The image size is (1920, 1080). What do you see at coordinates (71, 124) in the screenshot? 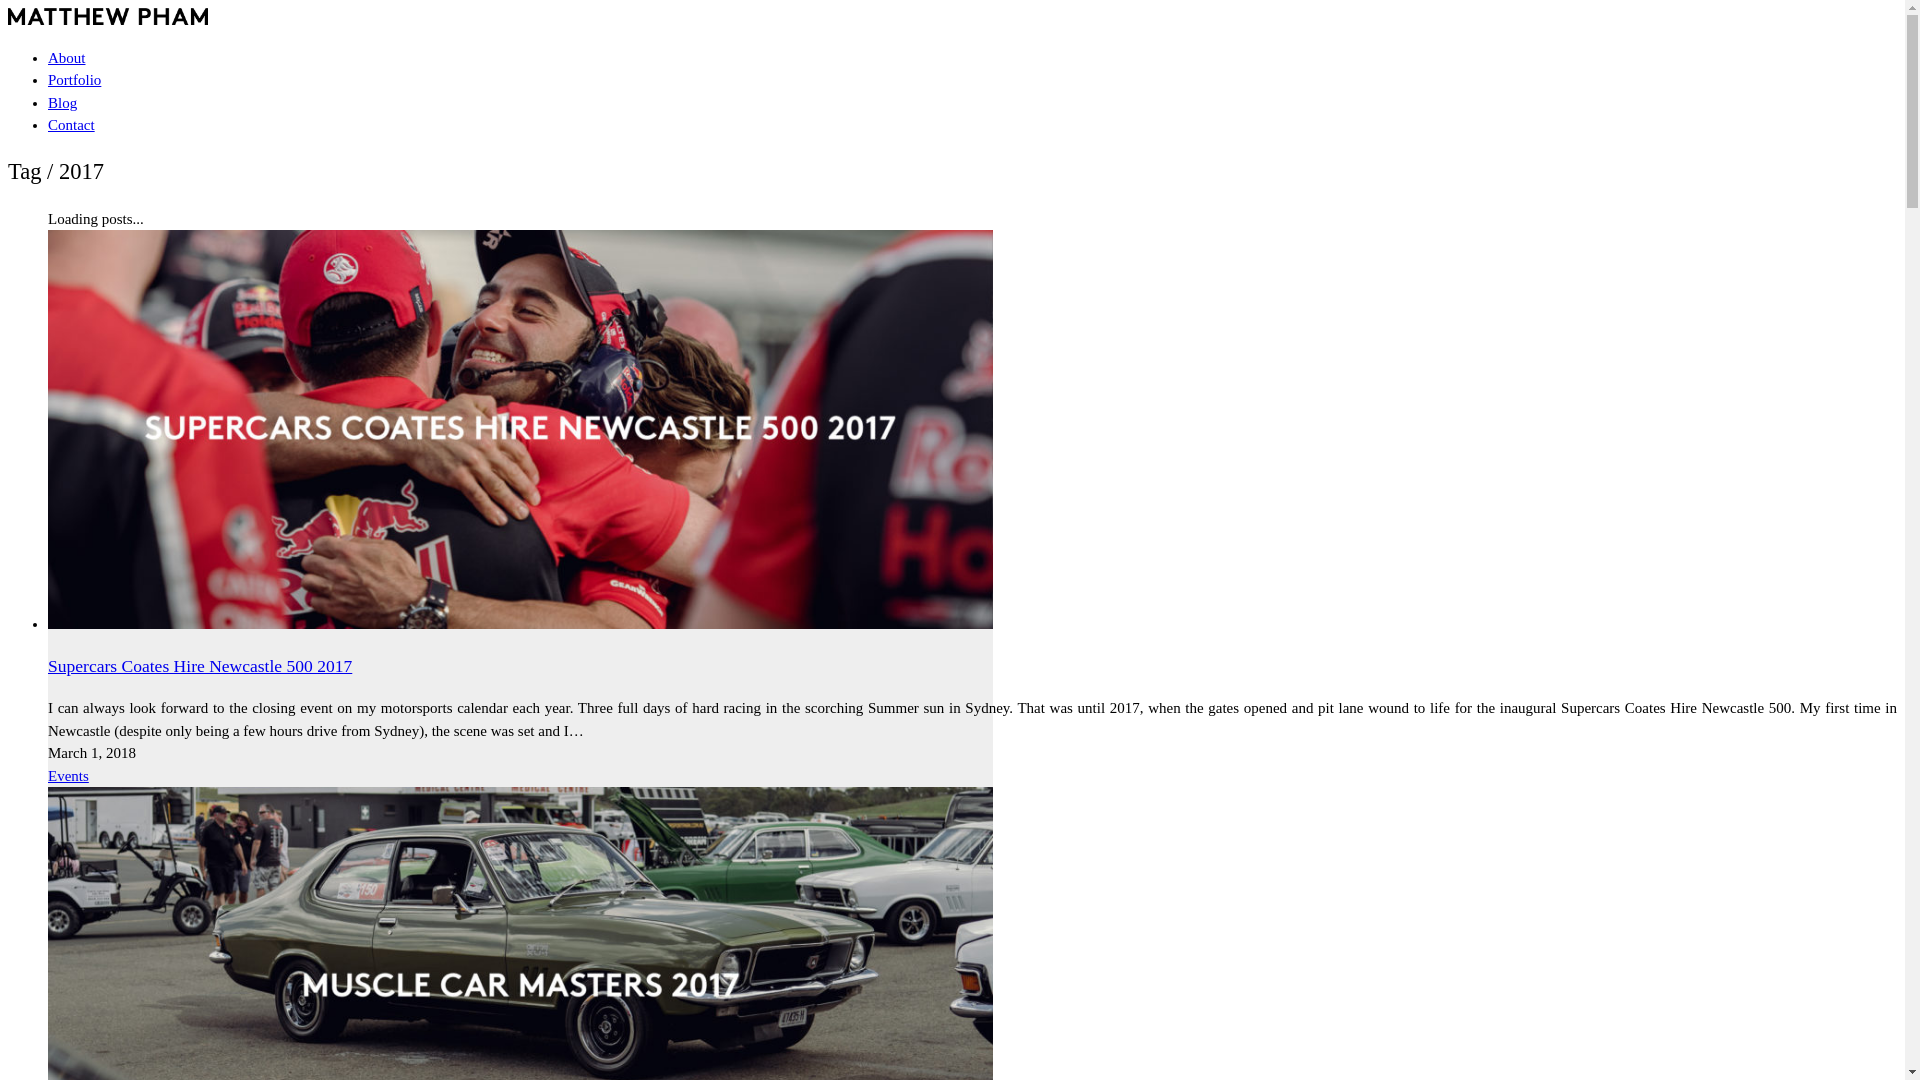
I see `'Contact'` at bounding box center [71, 124].